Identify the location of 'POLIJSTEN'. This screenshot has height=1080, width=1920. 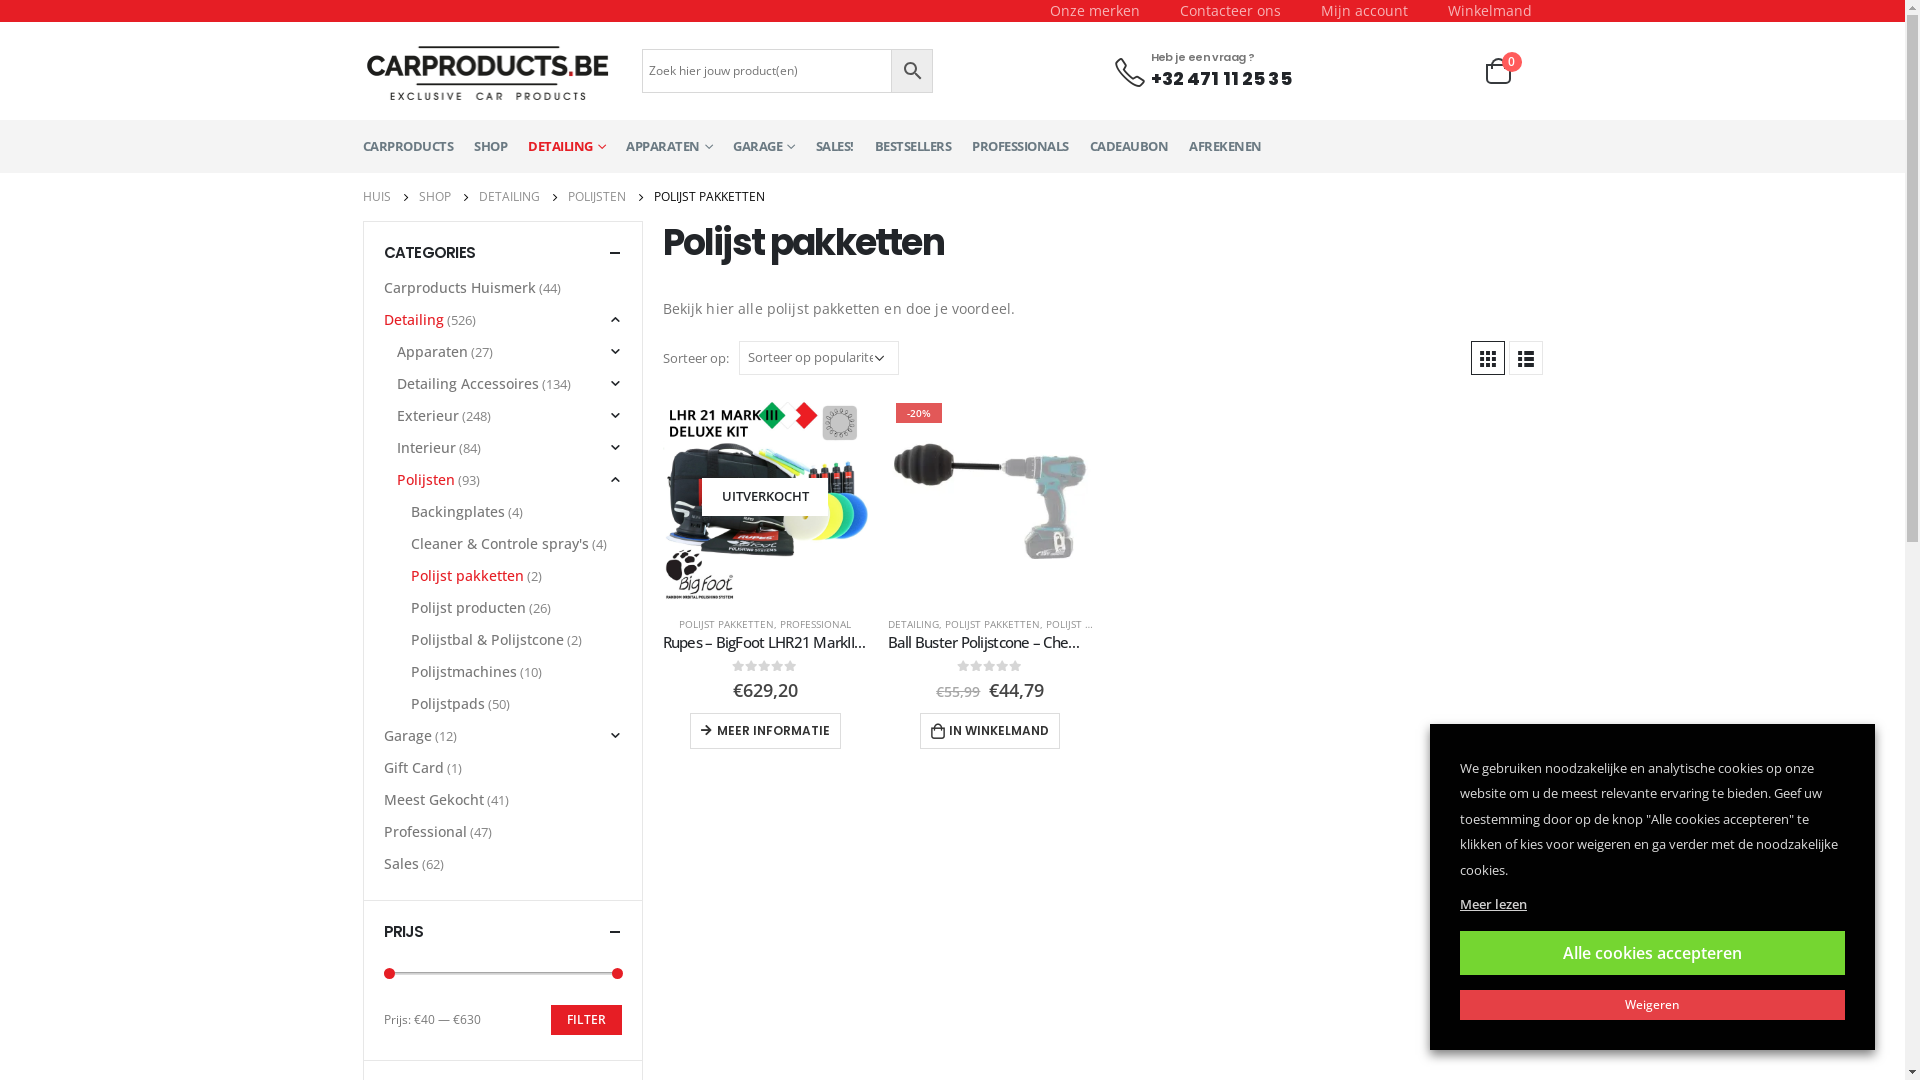
(595, 196).